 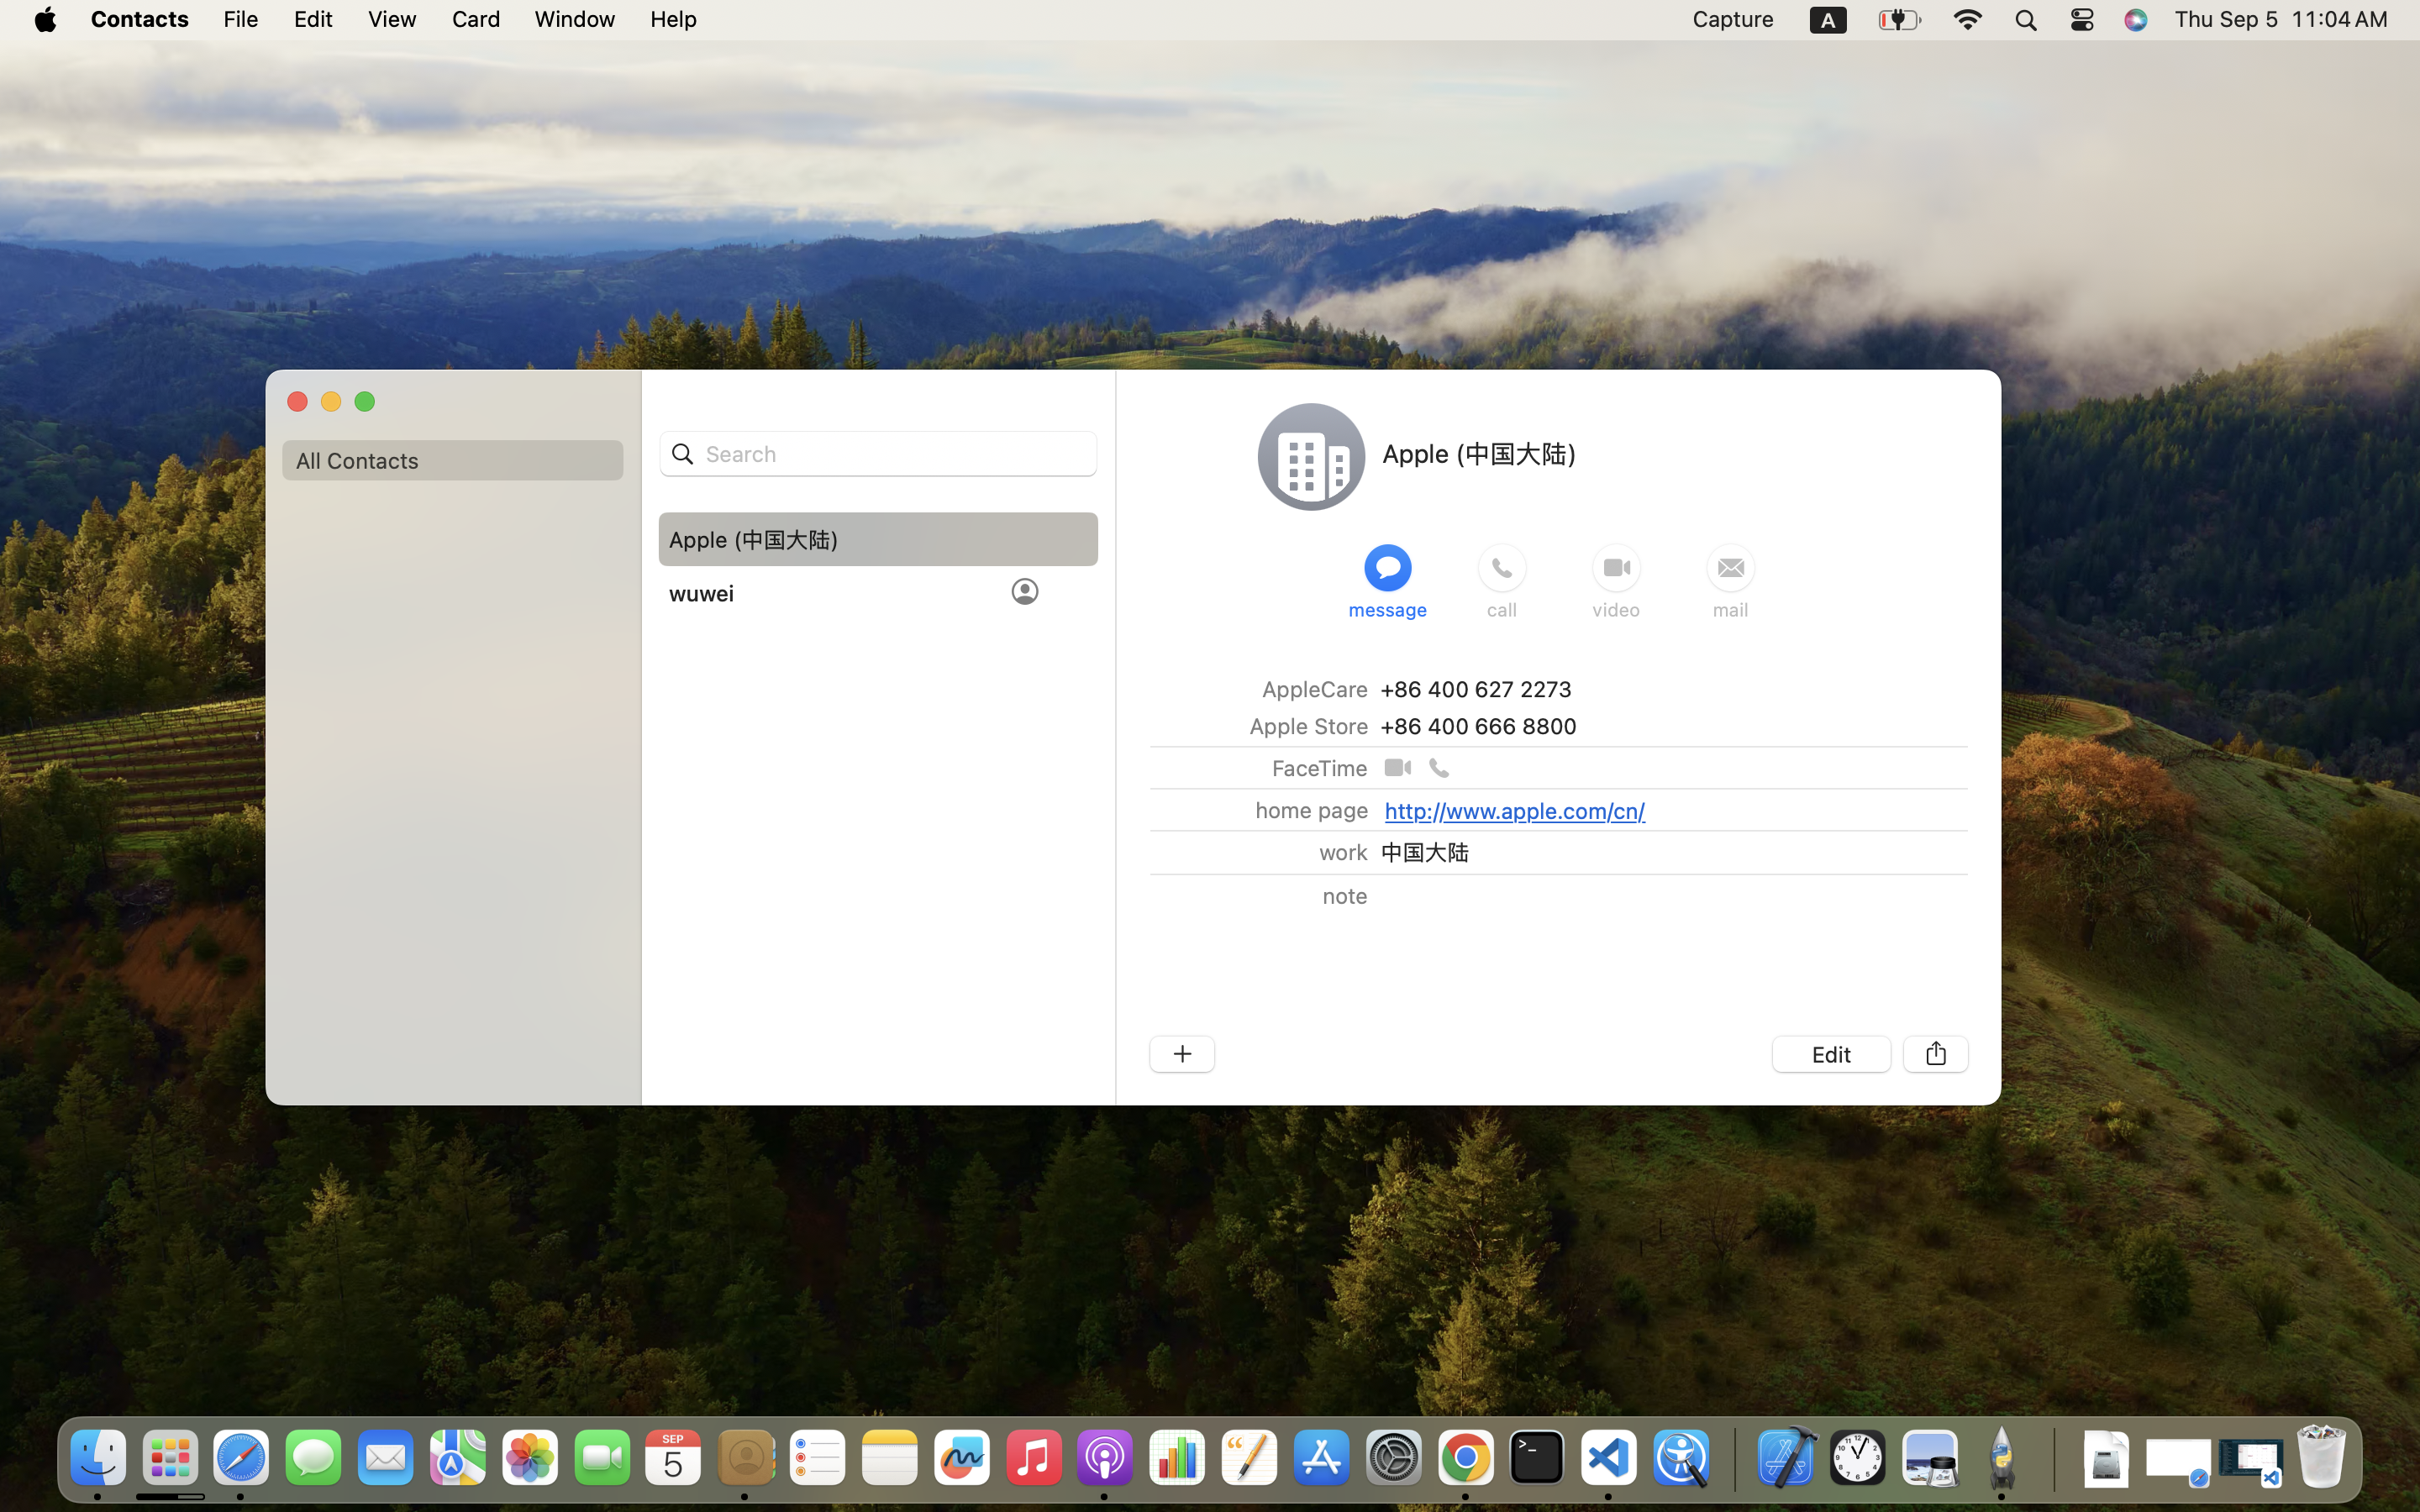 I want to click on '中国大陆', so click(x=1423, y=851).